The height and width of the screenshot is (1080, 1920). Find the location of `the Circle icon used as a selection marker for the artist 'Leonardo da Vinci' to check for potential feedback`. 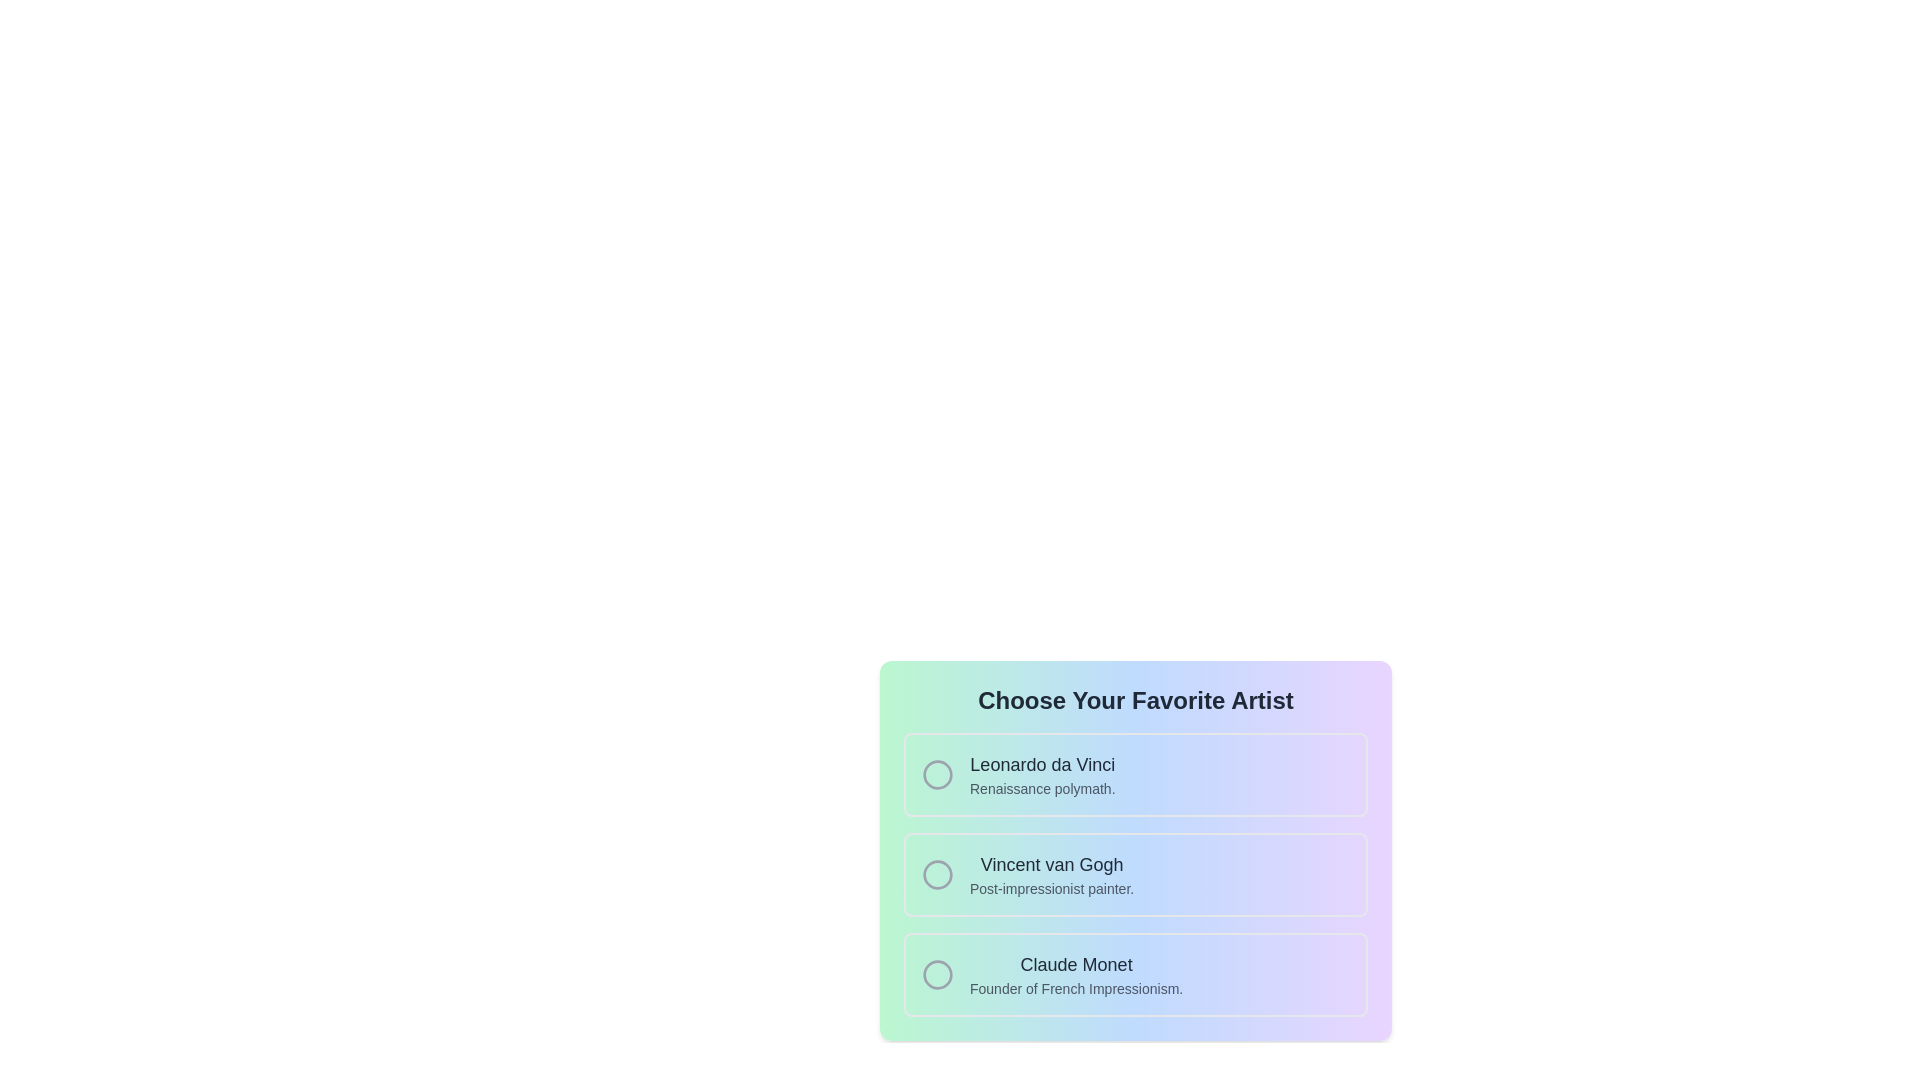

the Circle icon used as a selection marker for the artist 'Leonardo da Vinci' to check for potential feedback is located at coordinates (936, 774).